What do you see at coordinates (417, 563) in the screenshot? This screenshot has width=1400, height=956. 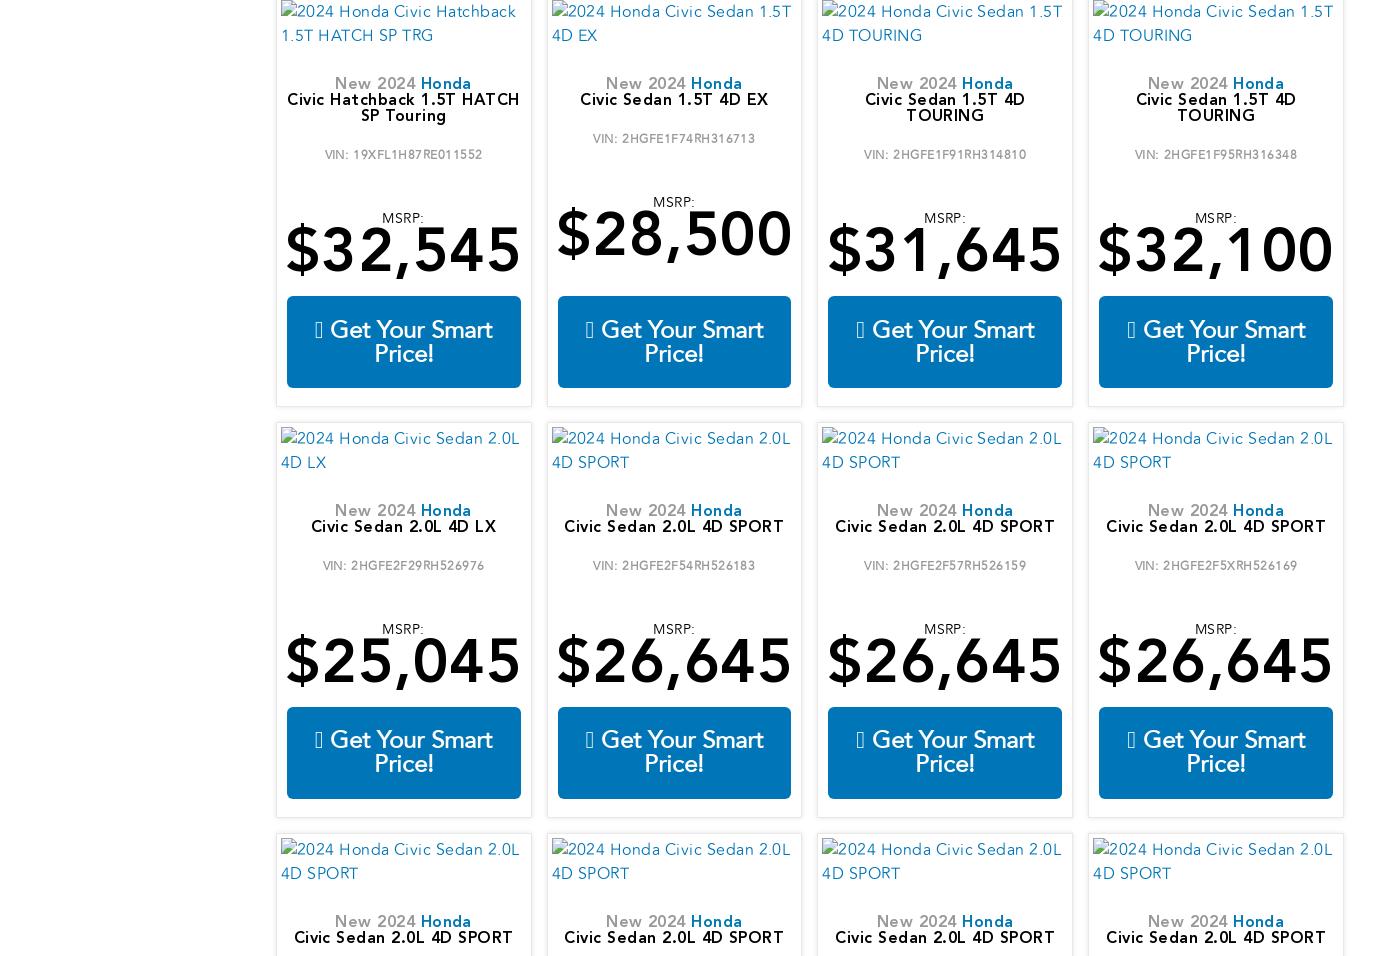 I see `'2HGFE2F29RH526976'` at bounding box center [417, 563].